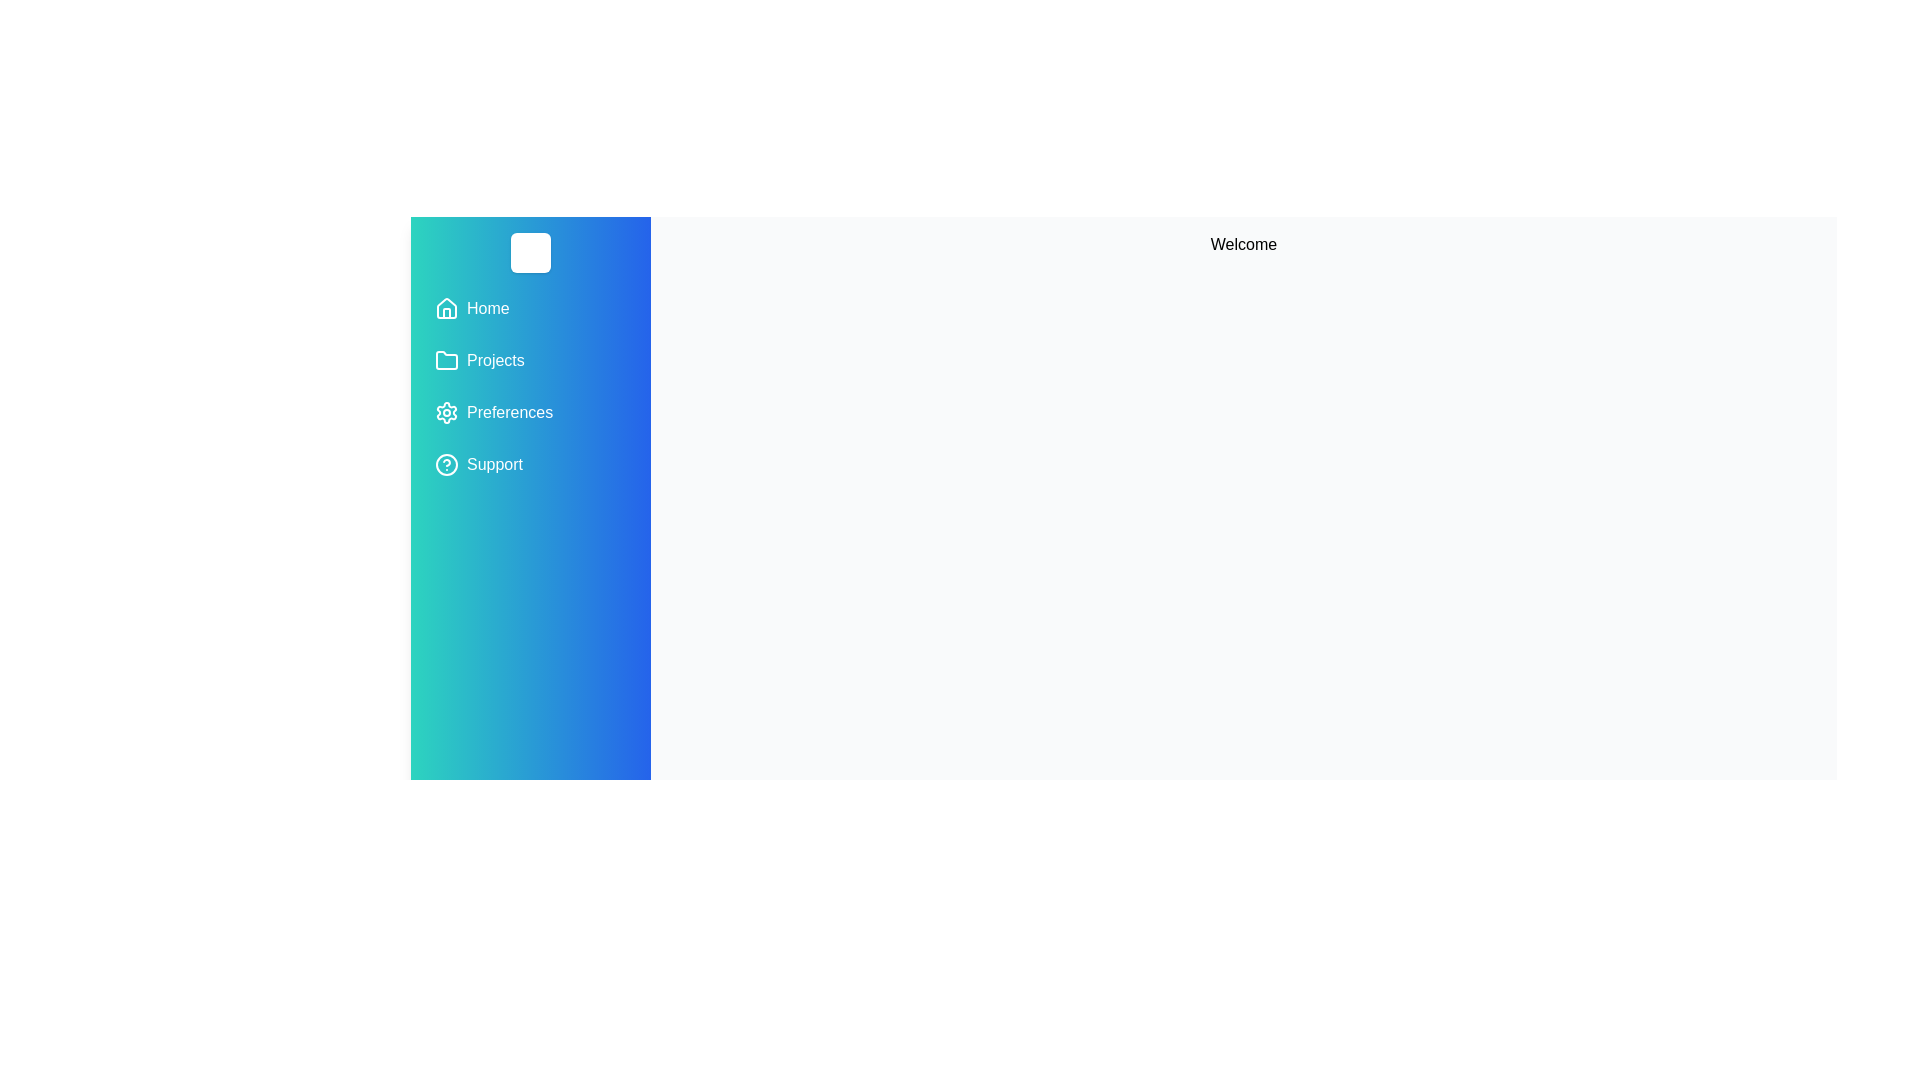 Image resolution: width=1920 pixels, height=1080 pixels. Describe the element at coordinates (531, 465) in the screenshot. I see `the menu item Support` at that location.